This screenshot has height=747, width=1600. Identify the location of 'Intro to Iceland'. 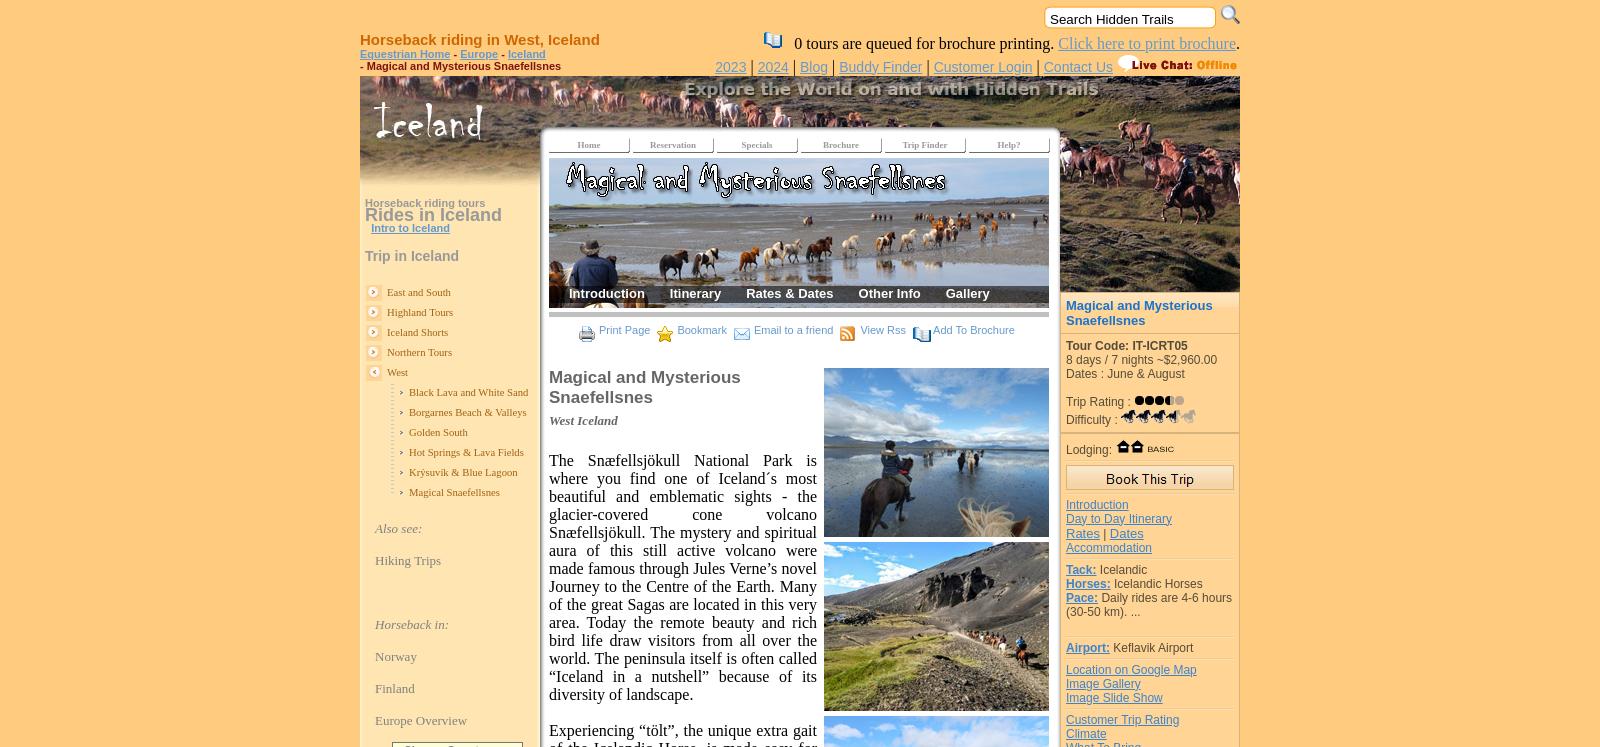
(408, 226).